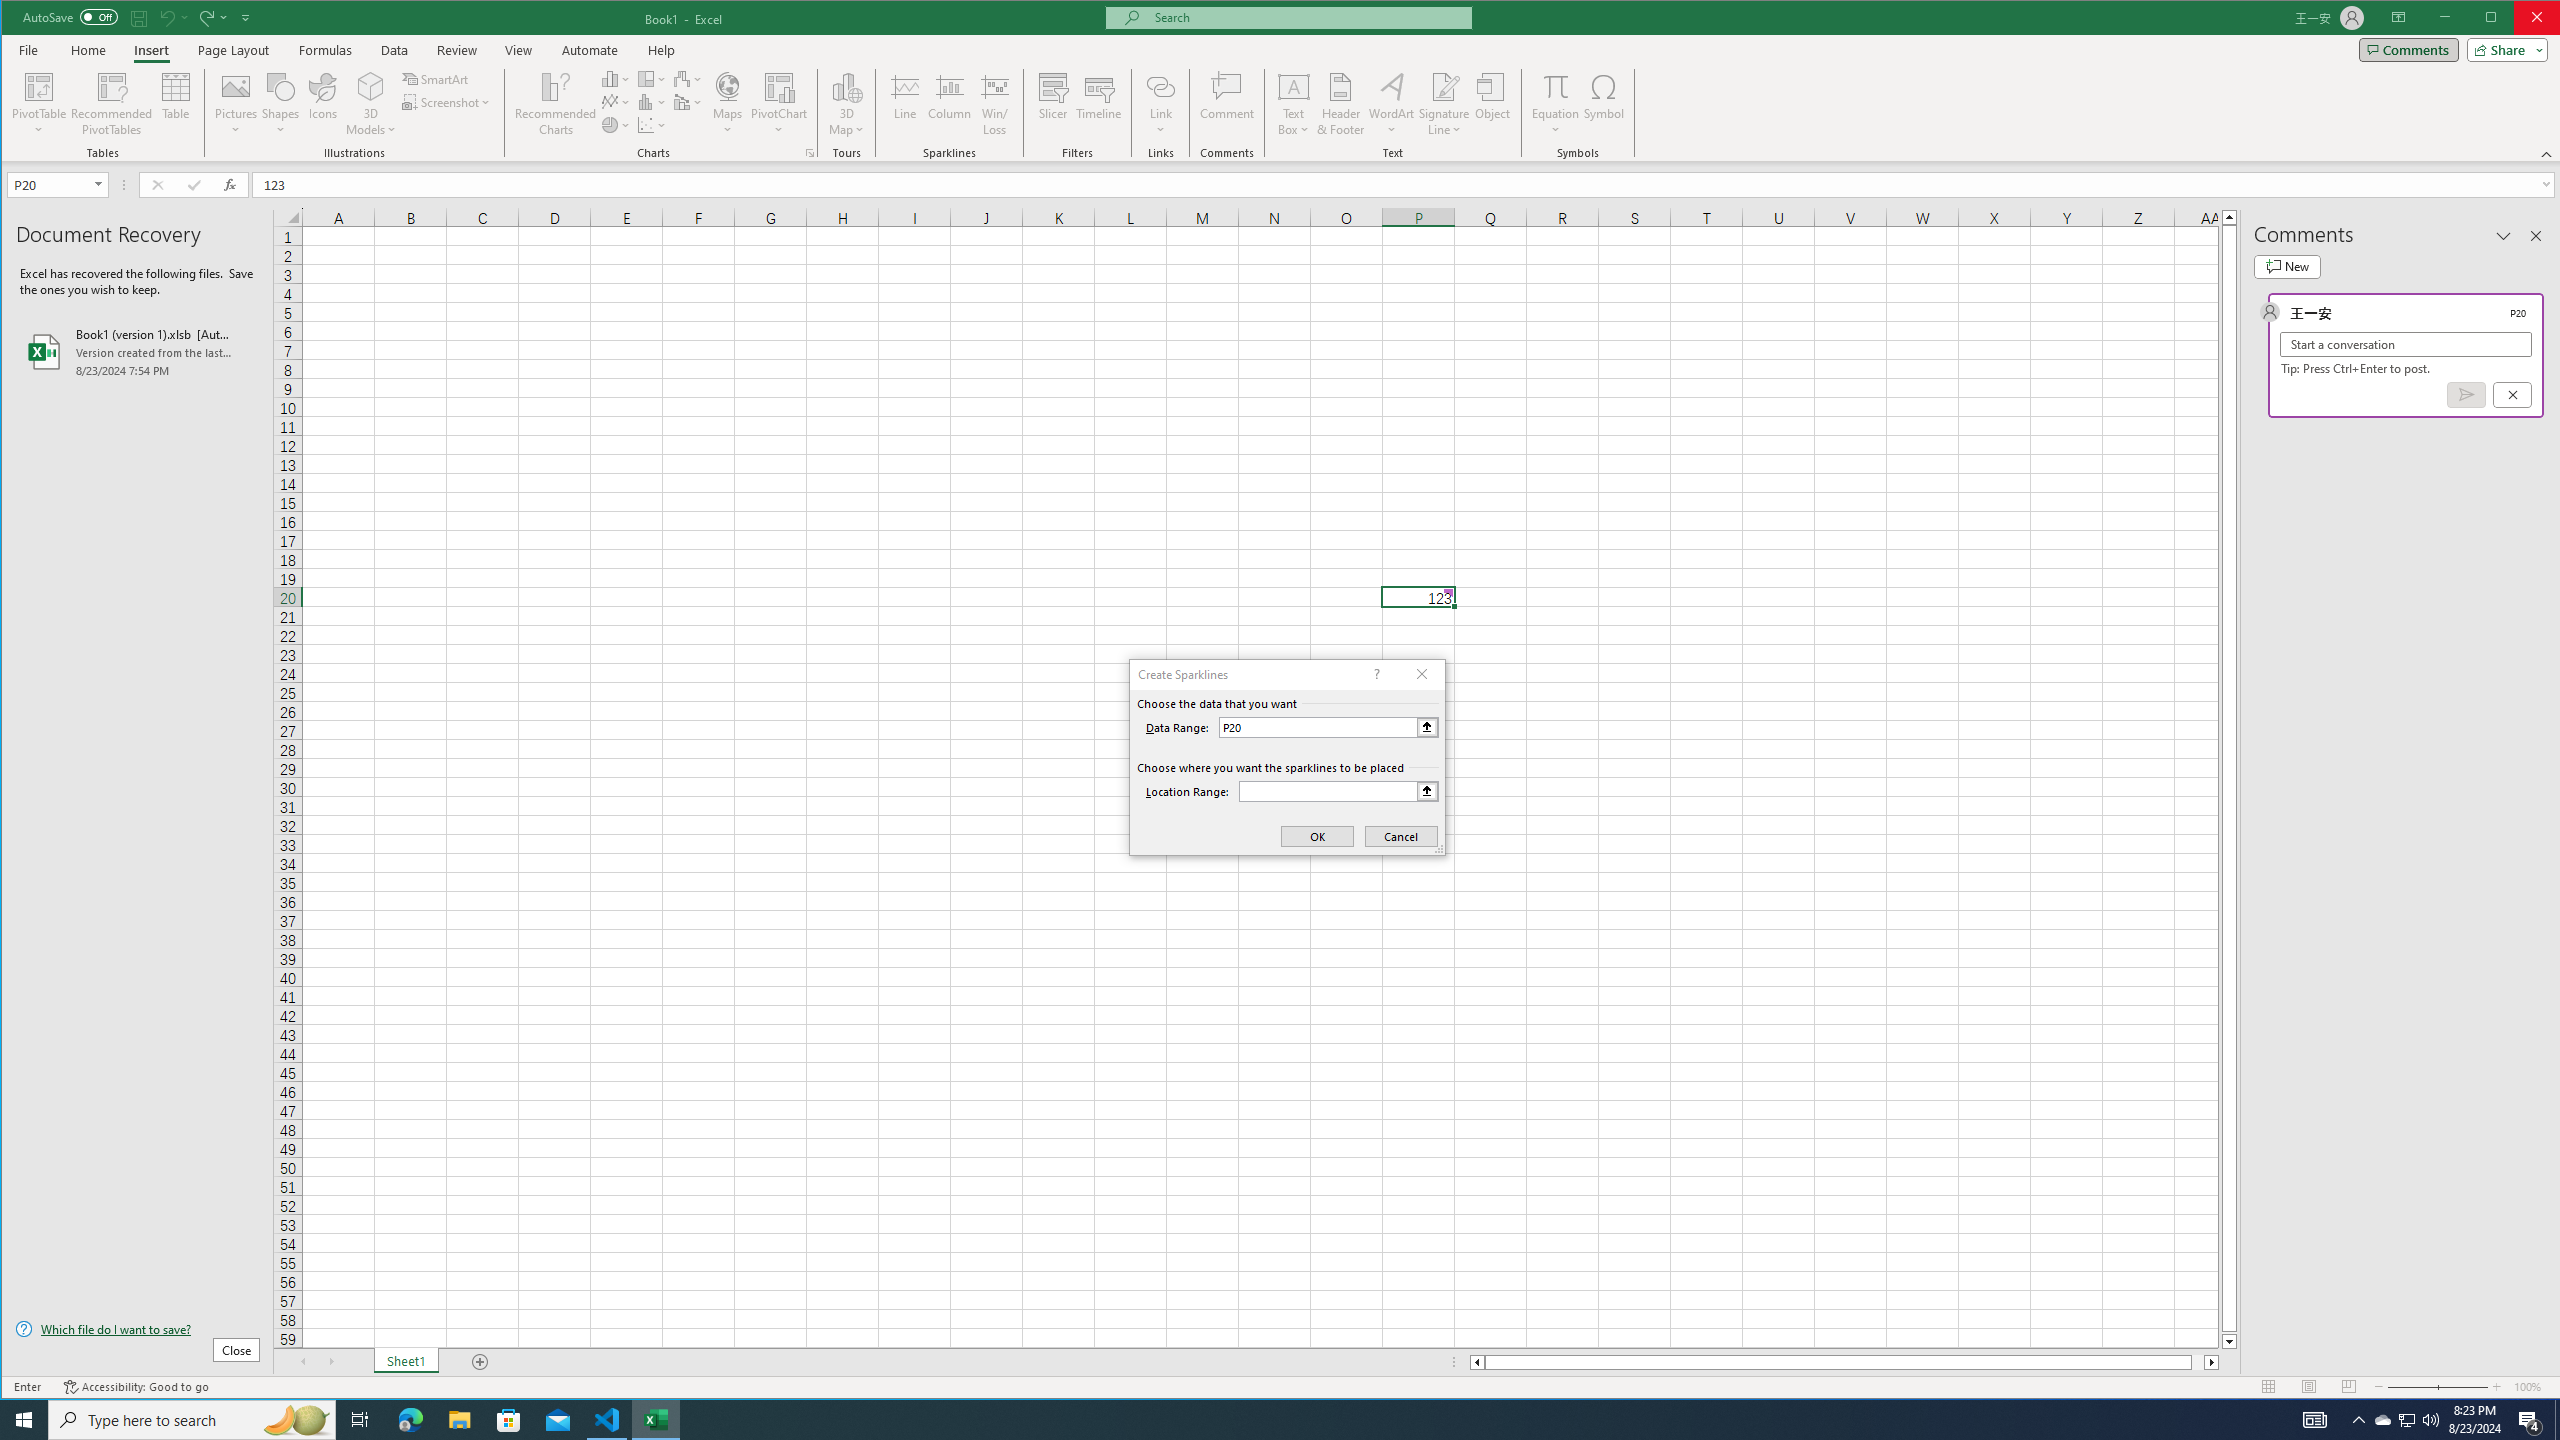  Describe the element at coordinates (778, 85) in the screenshot. I see `'PivotChart'` at that location.